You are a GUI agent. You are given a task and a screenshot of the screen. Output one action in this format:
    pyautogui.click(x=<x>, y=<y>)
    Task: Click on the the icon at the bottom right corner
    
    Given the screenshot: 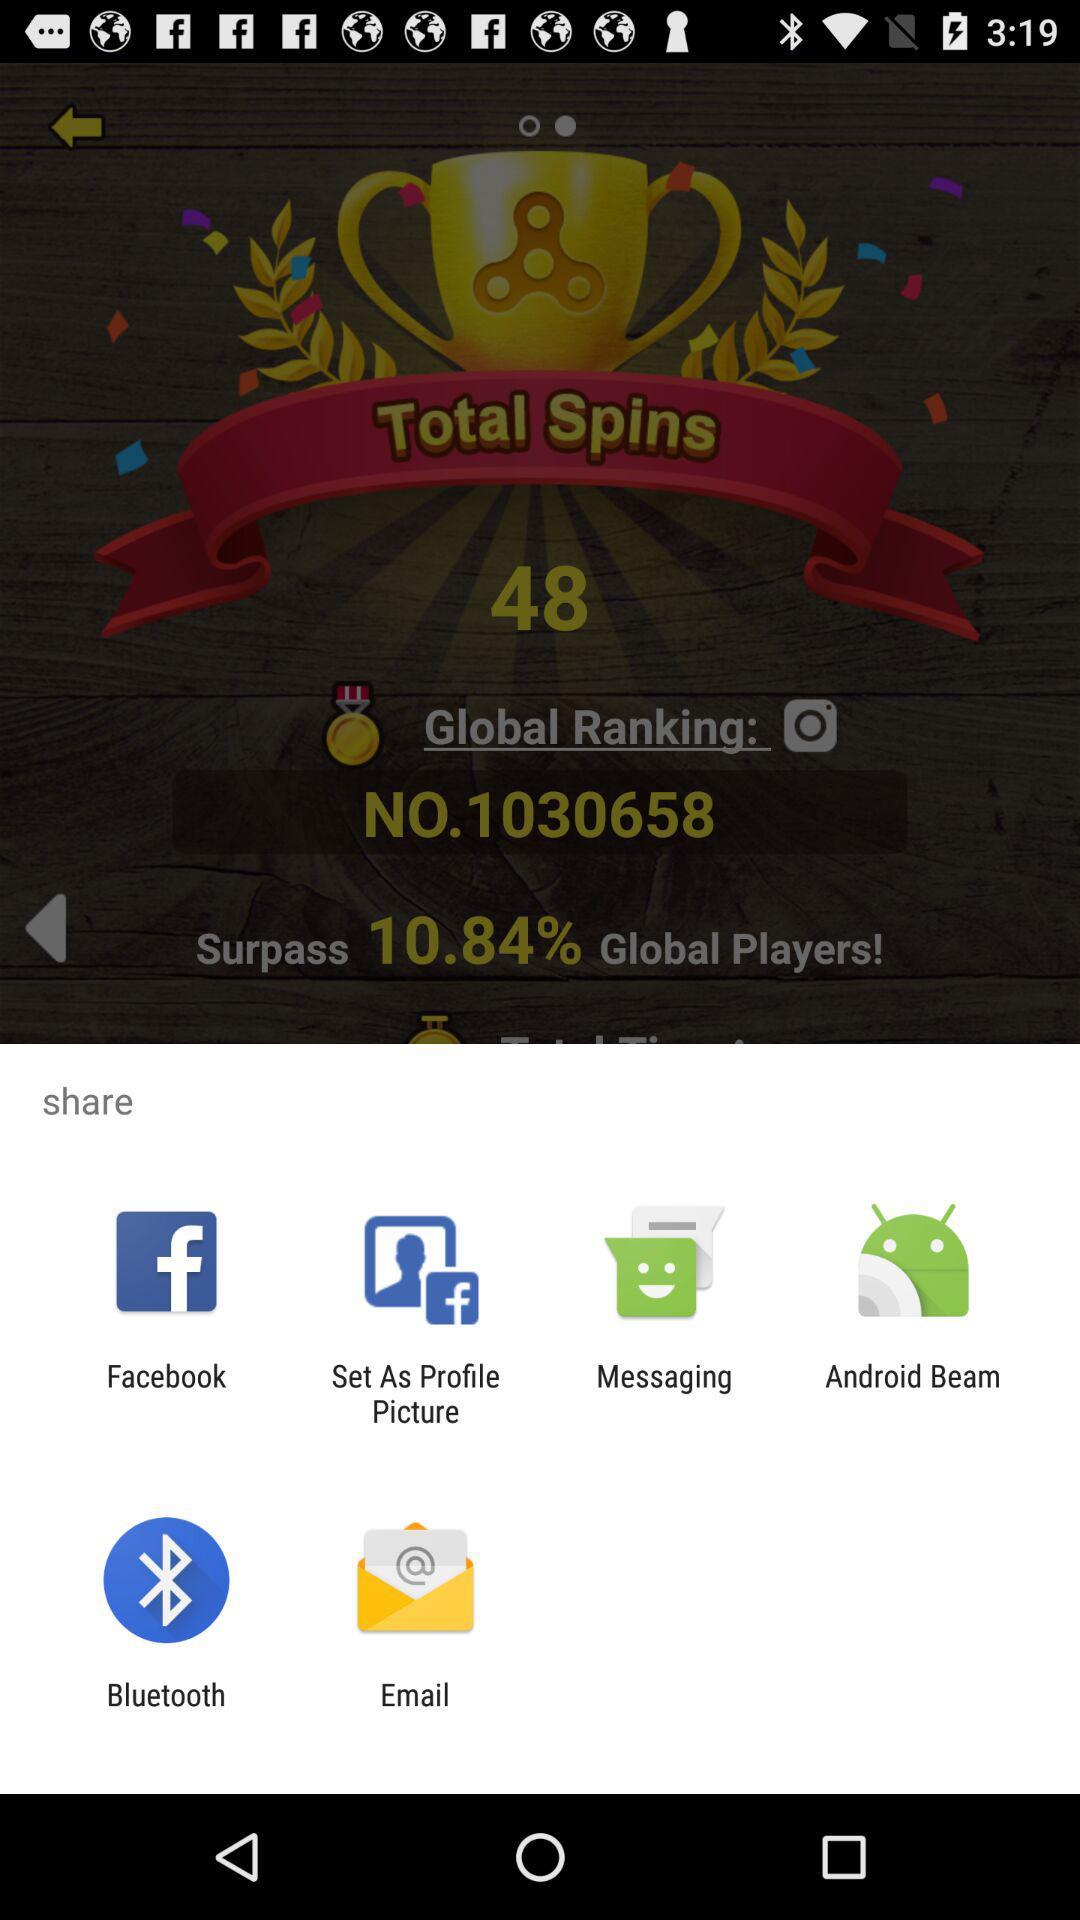 What is the action you would take?
    pyautogui.click(x=913, y=1392)
    